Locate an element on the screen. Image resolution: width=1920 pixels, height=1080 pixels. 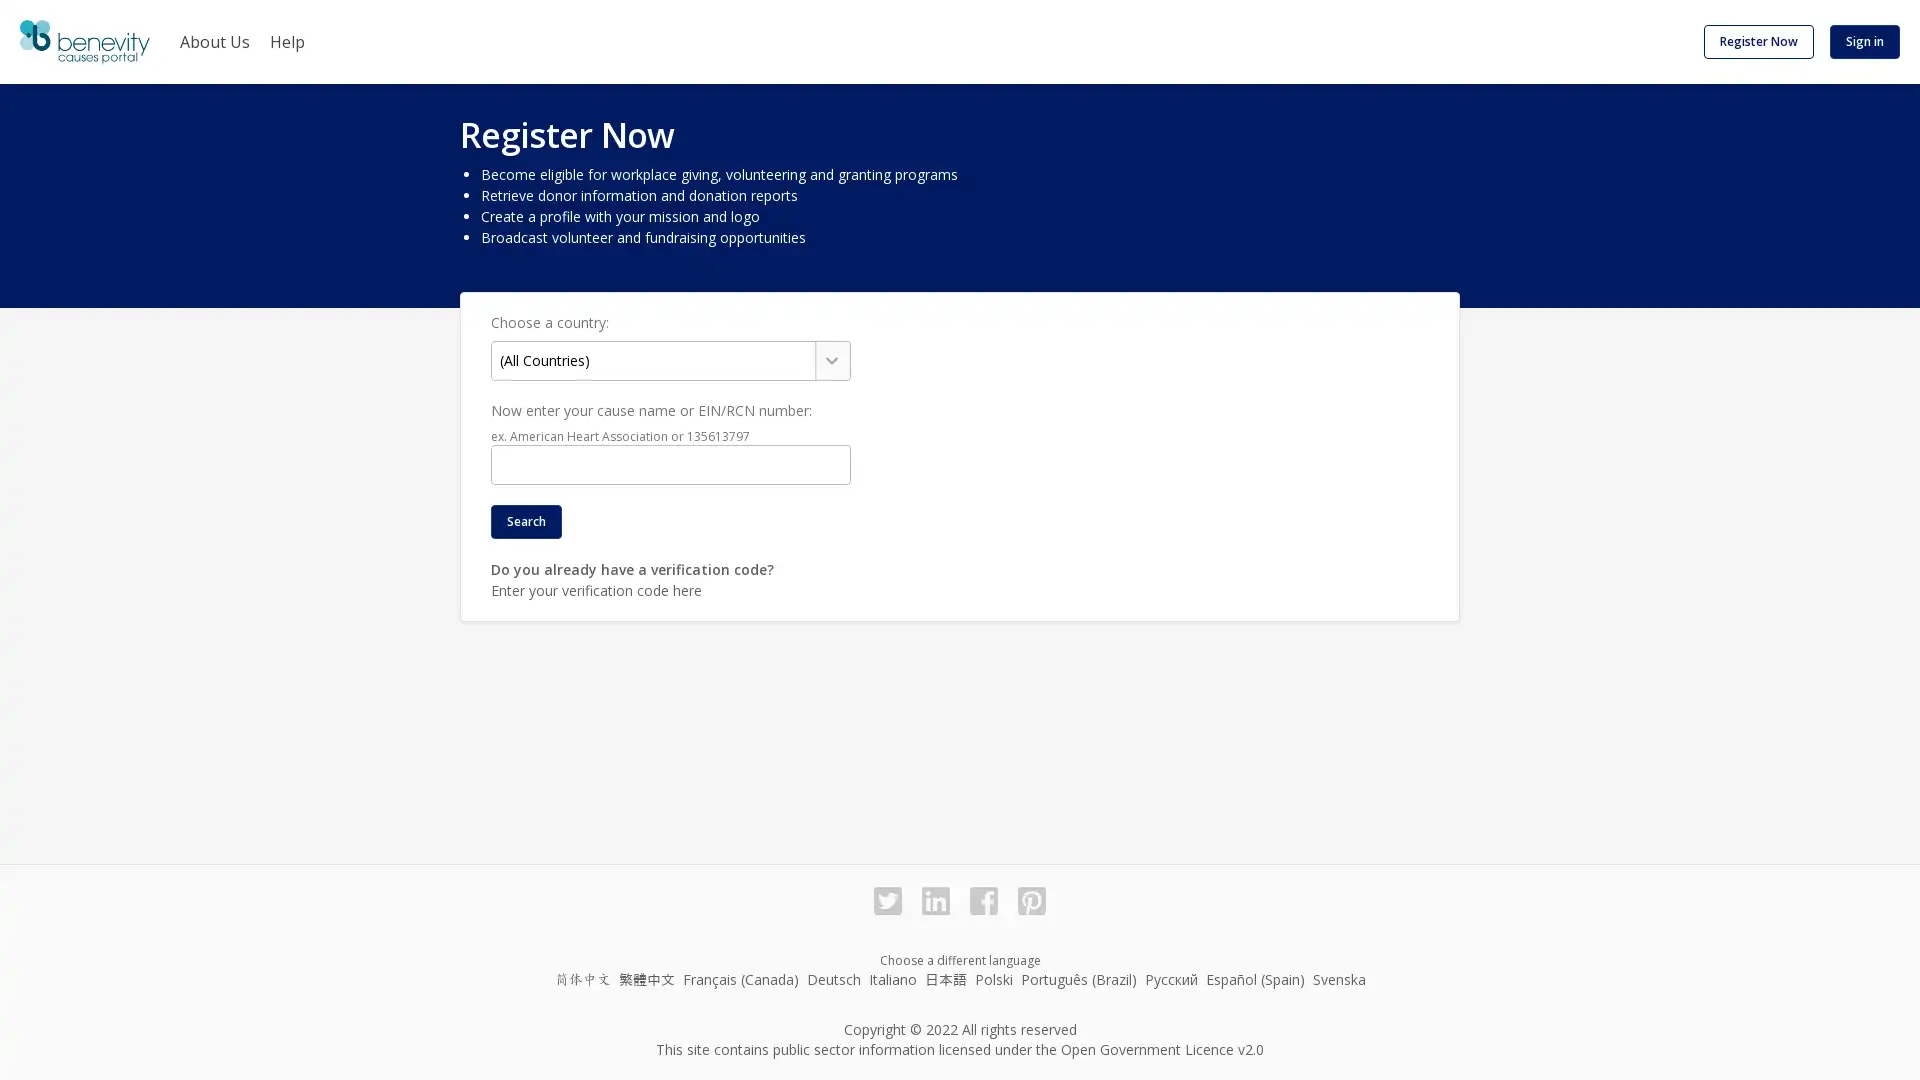
Search is located at coordinates (526, 520).